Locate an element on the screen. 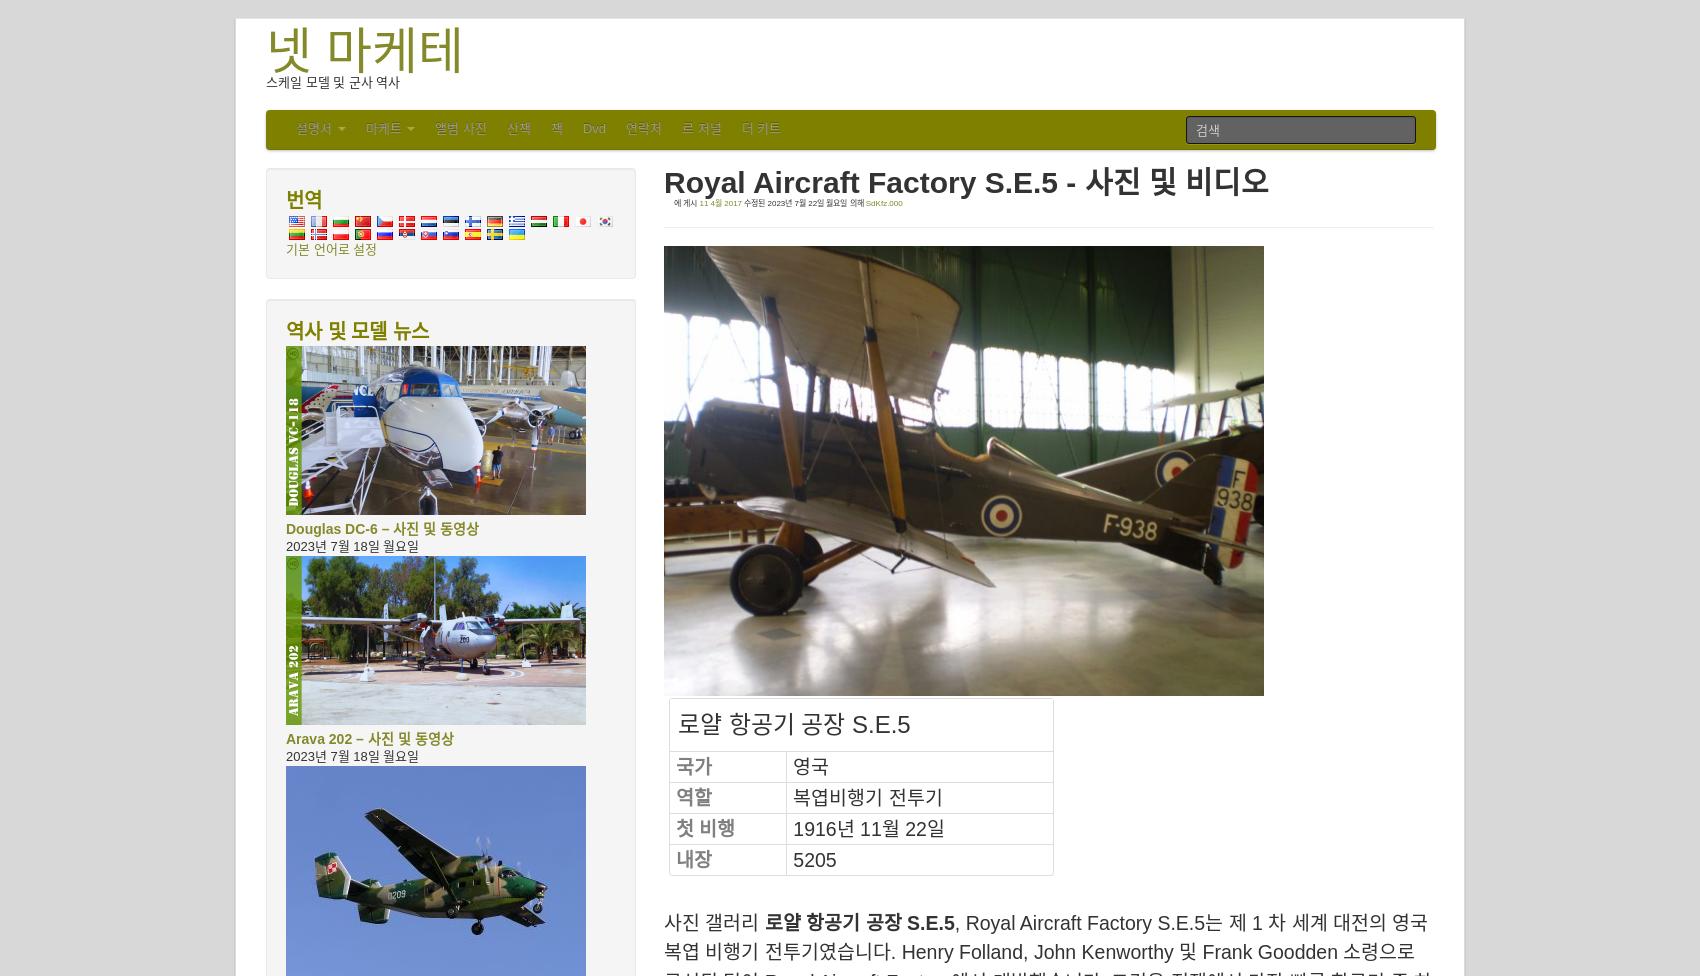 The height and width of the screenshot is (976, 1700). 'Douglas DC-6 – 사진 및 동영상' is located at coordinates (381, 528).